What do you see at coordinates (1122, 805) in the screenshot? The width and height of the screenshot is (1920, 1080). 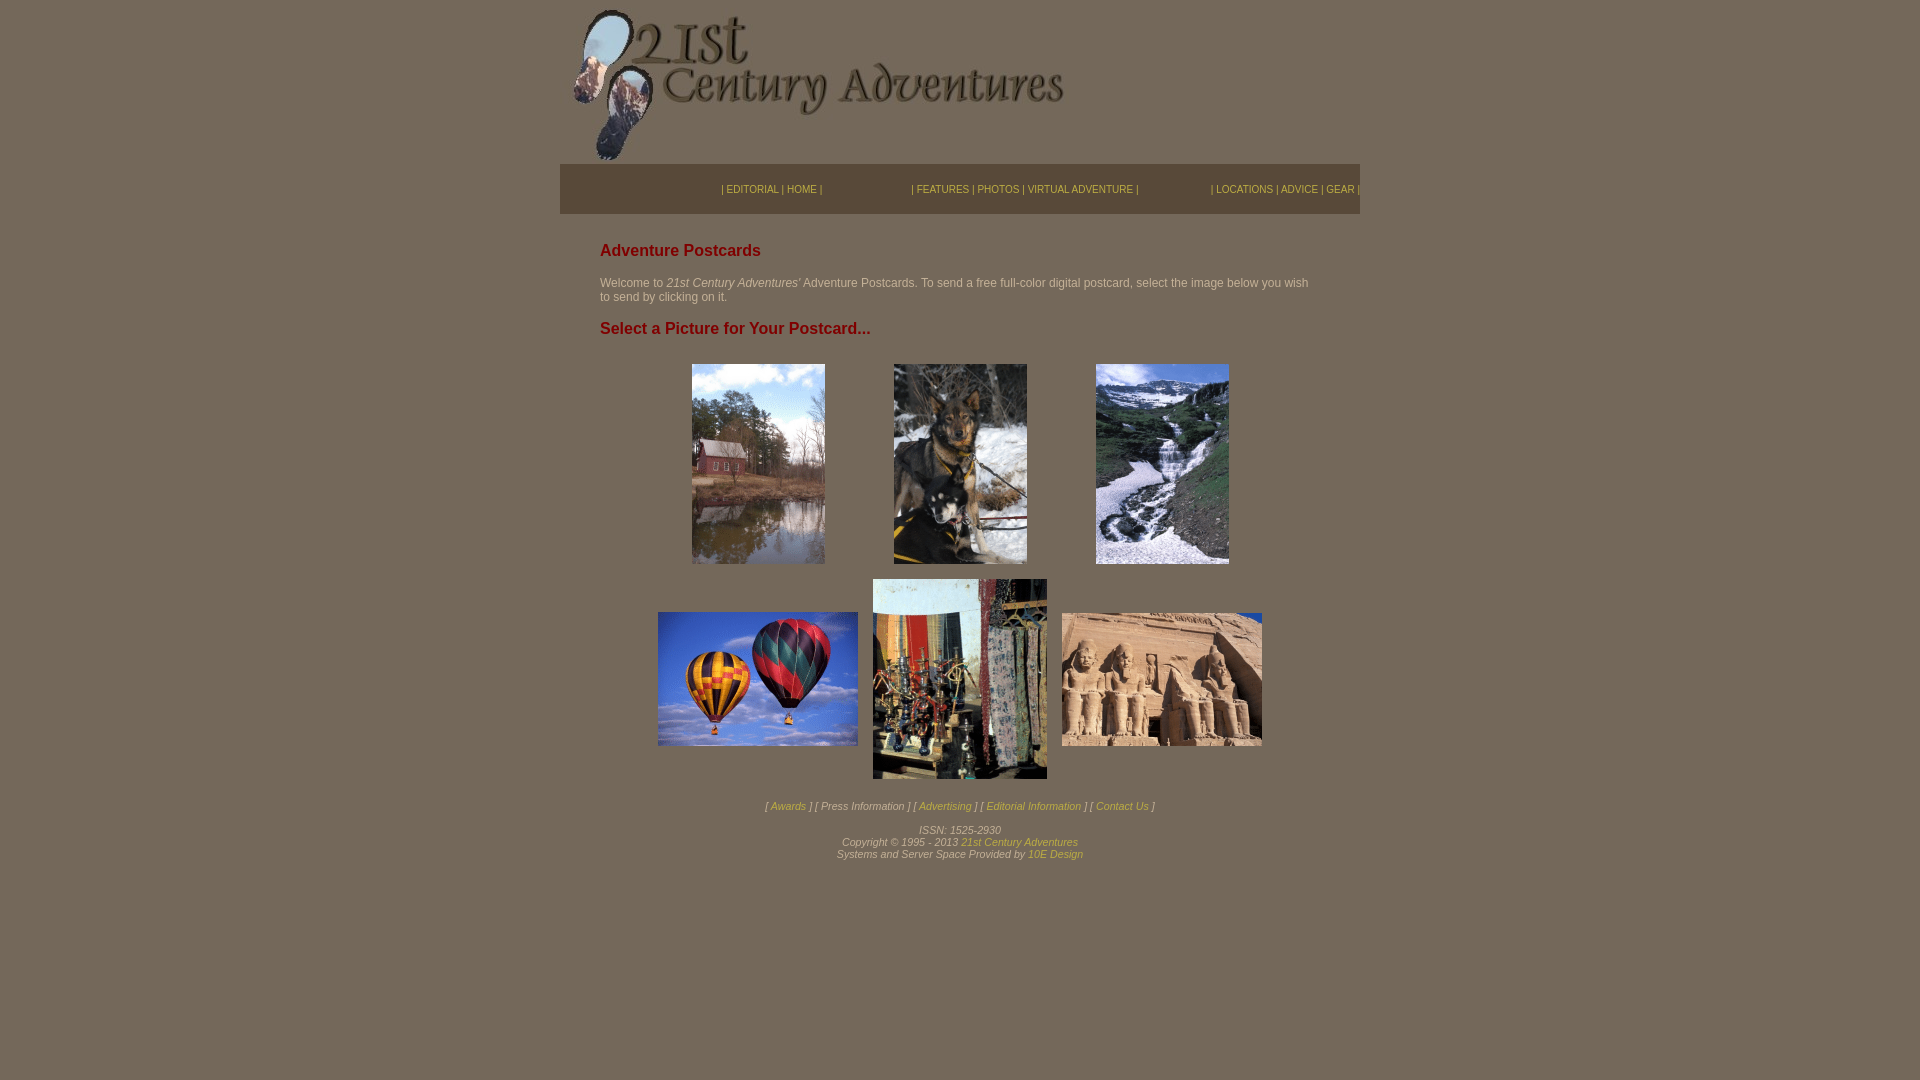 I see `'Contact Us'` at bounding box center [1122, 805].